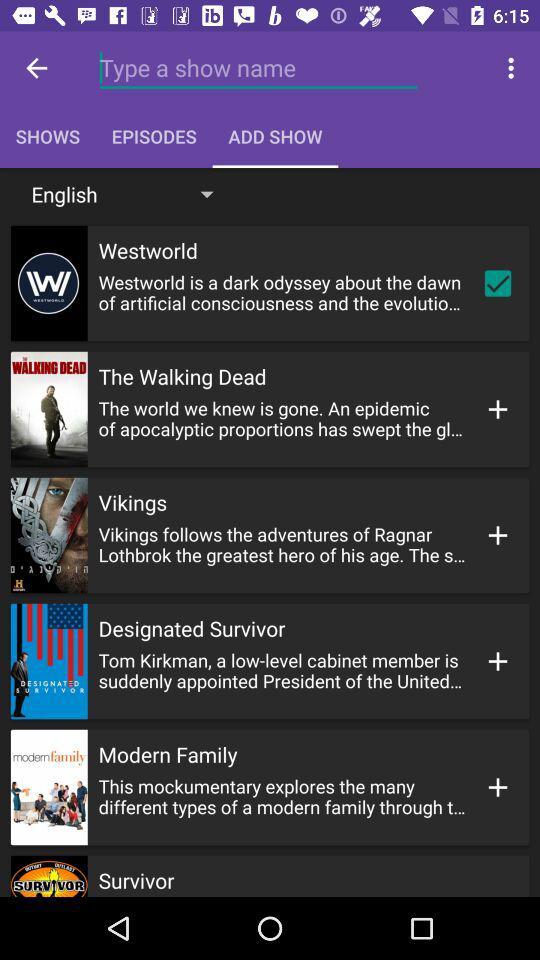  I want to click on the button below english, so click(270, 282).